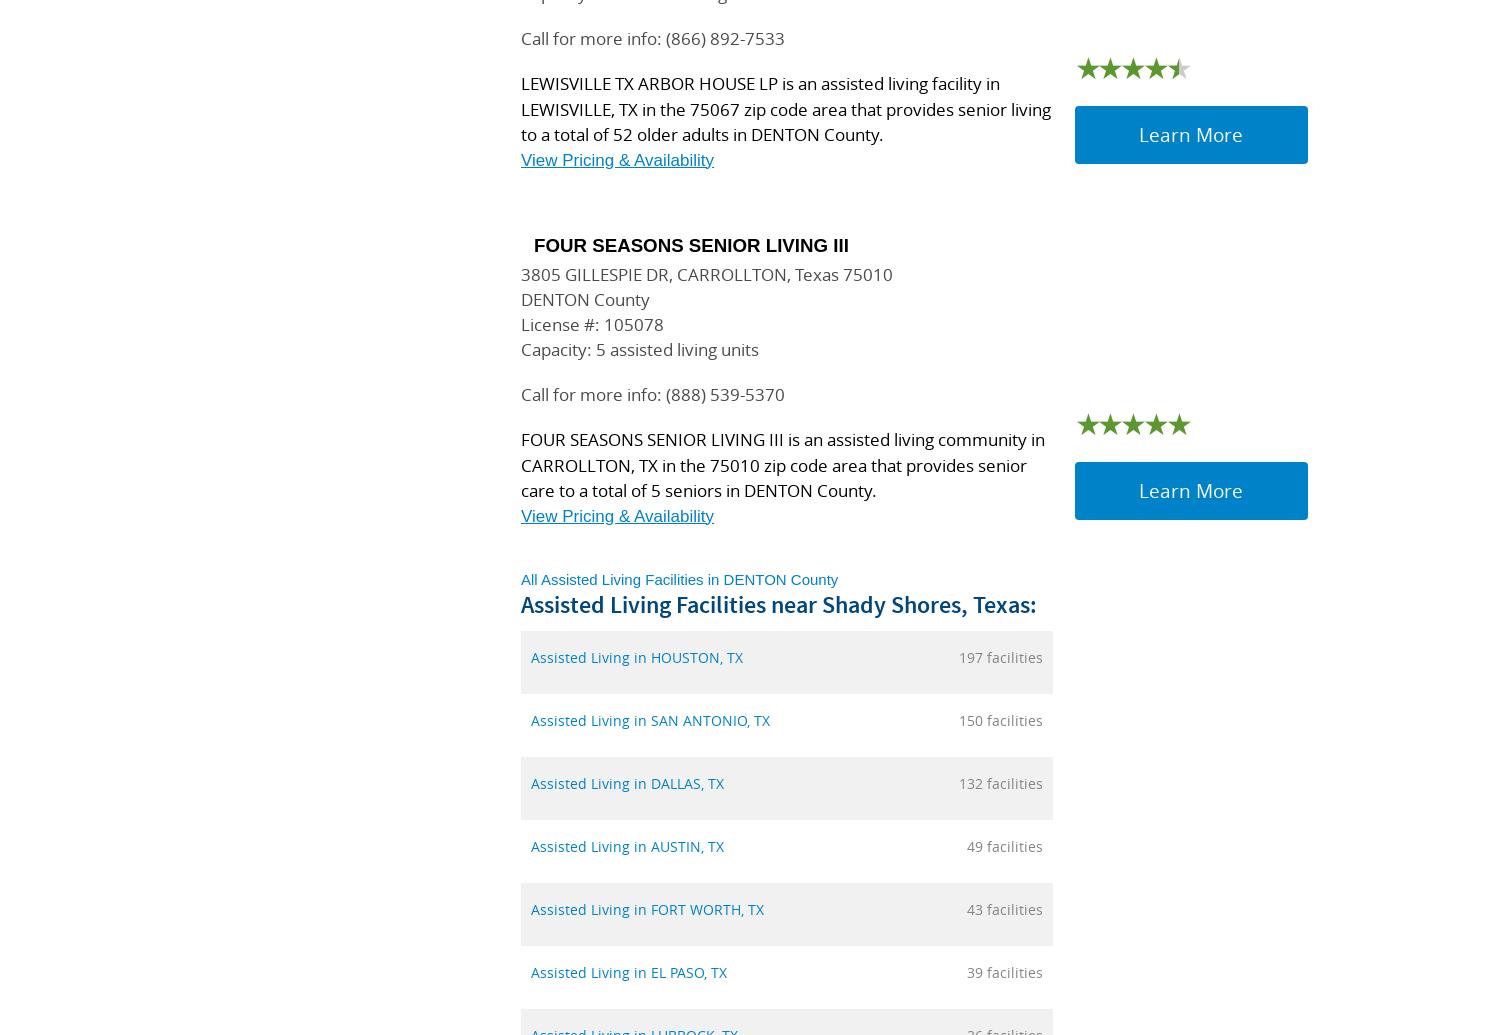 This screenshot has width=1500, height=1035. Describe the element at coordinates (778, 603) in the screenshot. I see `'Assisted Living Facilities near Shady Shores, Texas:'` at that location.